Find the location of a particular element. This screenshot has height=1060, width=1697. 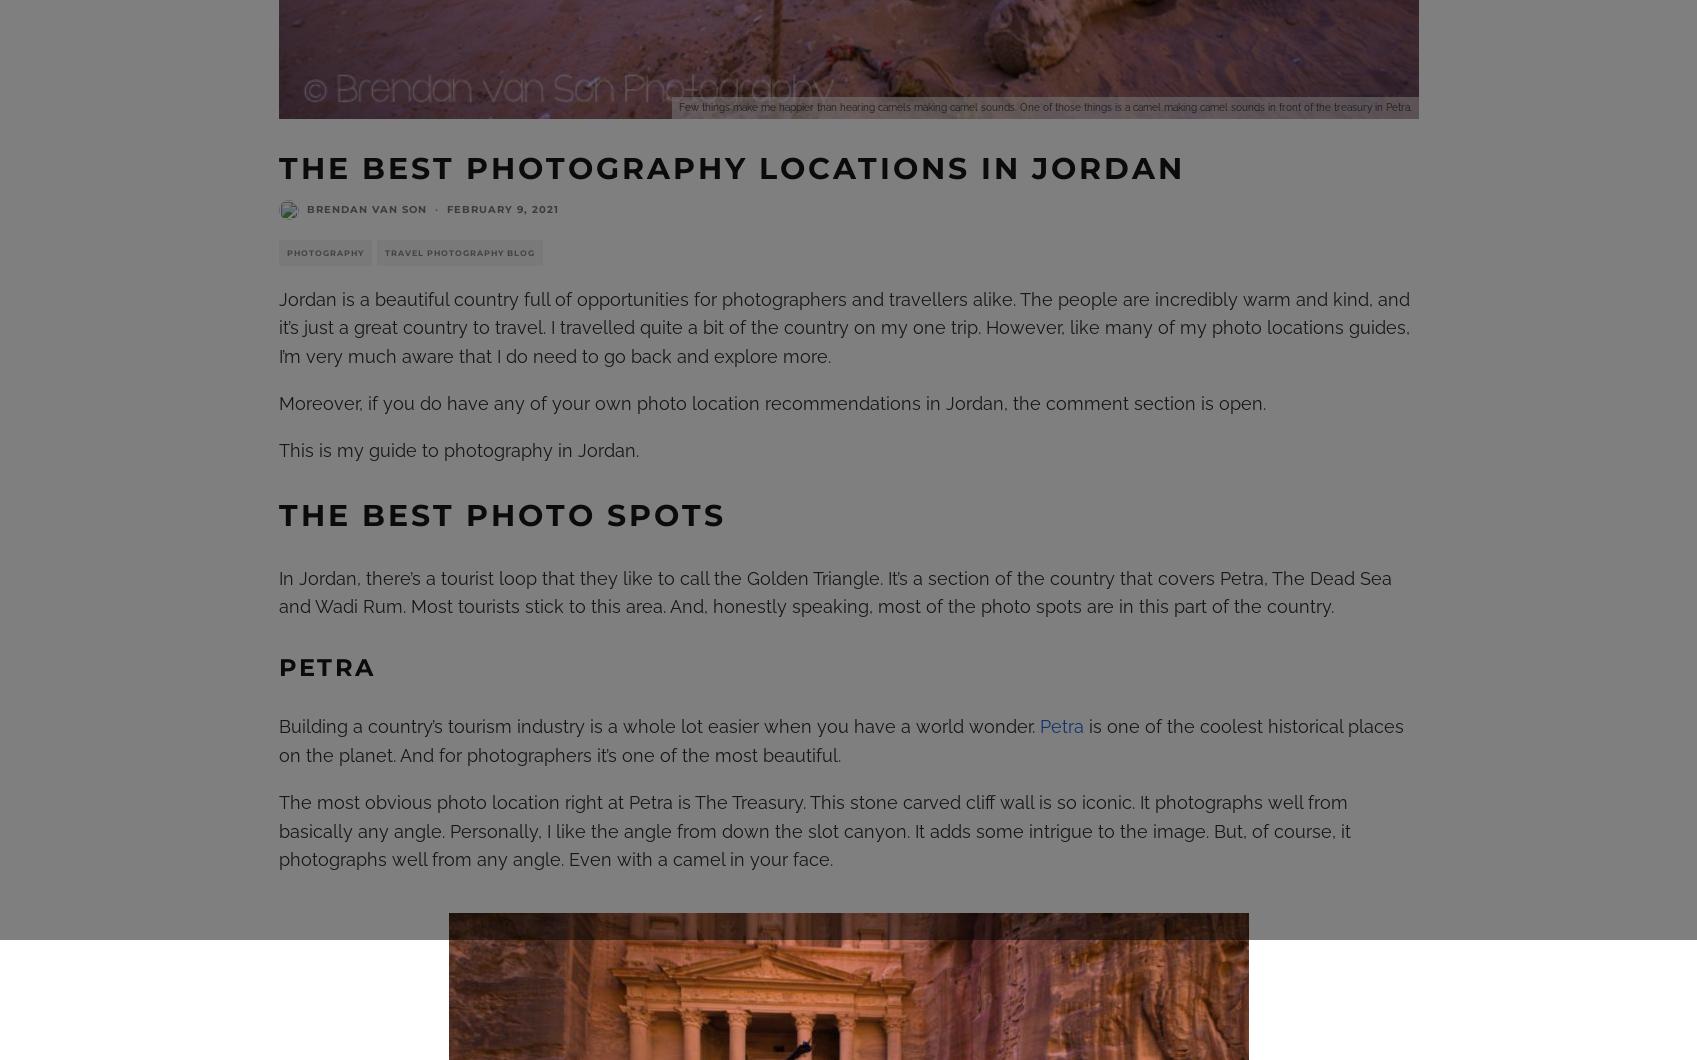

'Jordan is a beautiful country full of opportunities for photographers and travellers alike.  The people are incredibly warm and kind, and it’s just a great country to travel.  I travelled quite a bit of the country on my one trip.  However, like many of my photo locations guides, I’m very much aware that I do need to go back and explore more.' is located at coordinates (843, 327).